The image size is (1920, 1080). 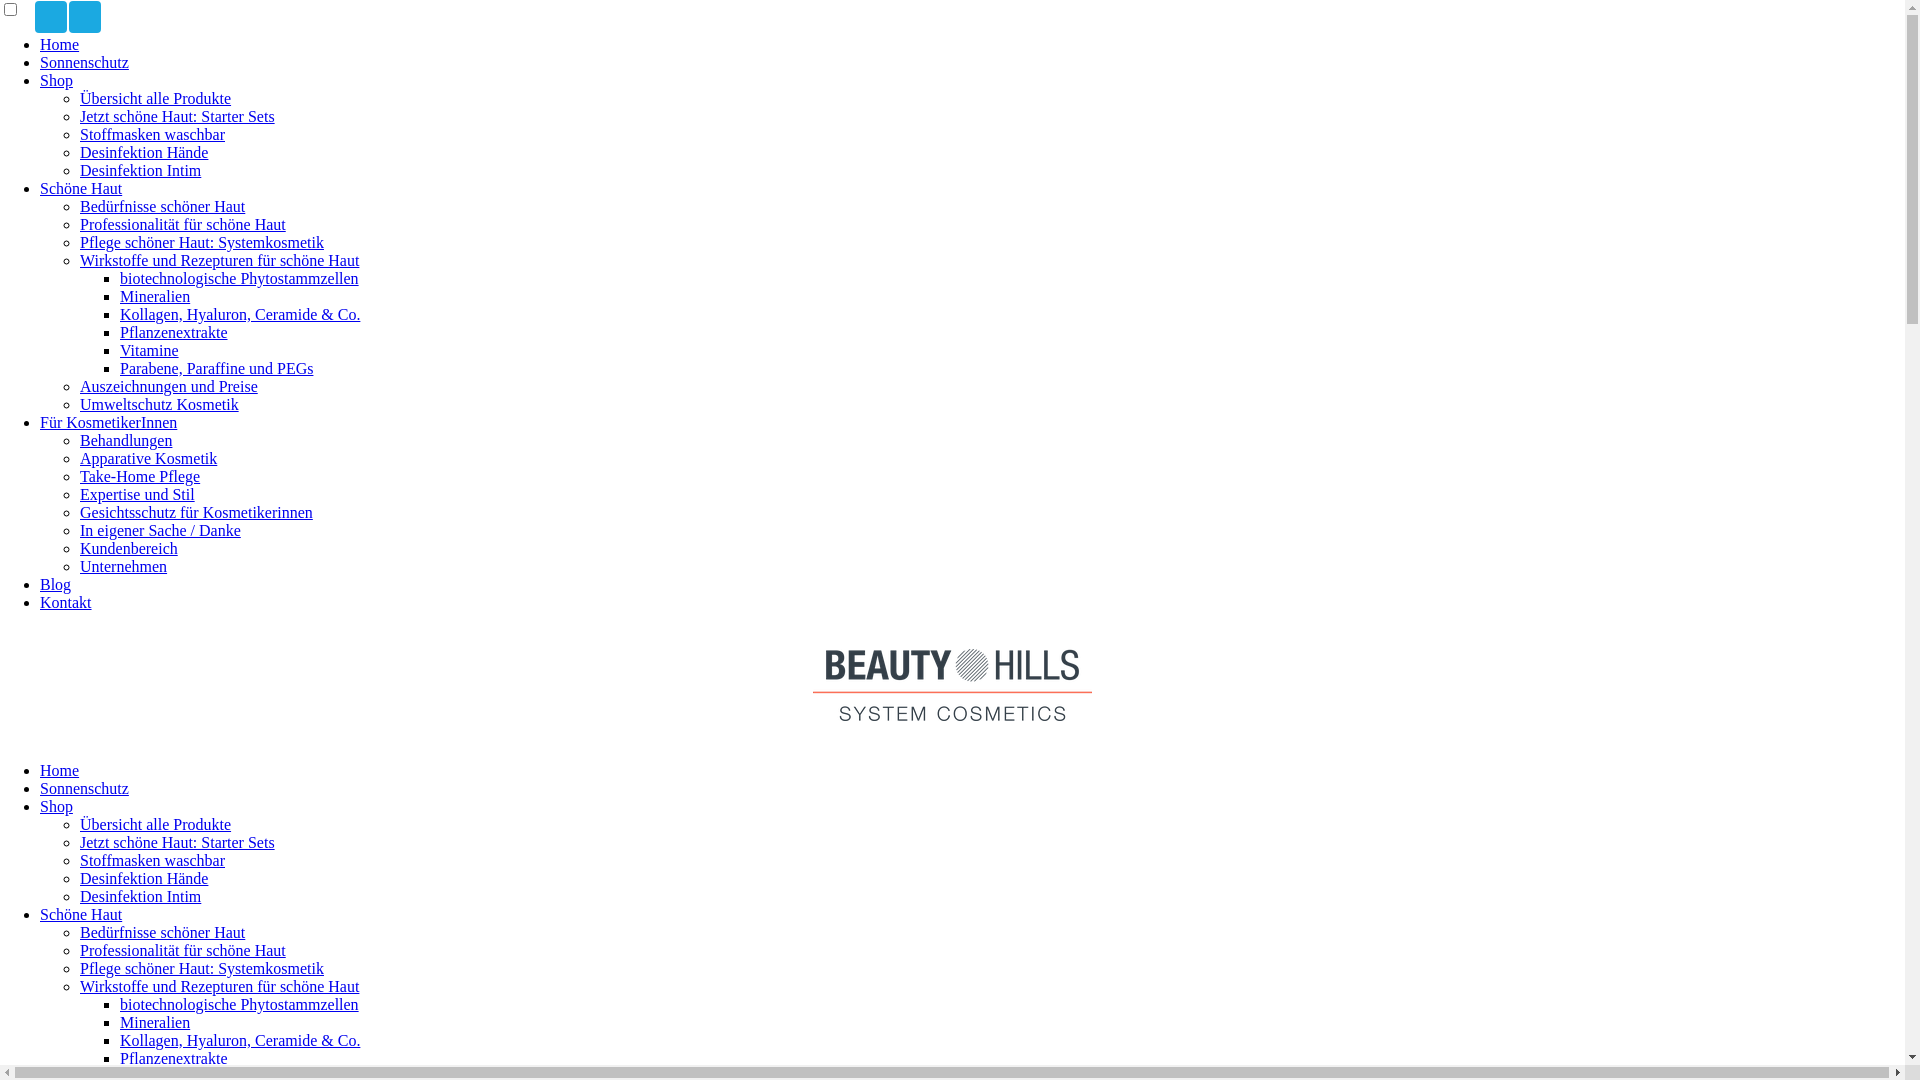 What do you see at coordinates (80, 548) in the screenshot?
I see `'Kundenbereich'` at bounding box center [80, 548].